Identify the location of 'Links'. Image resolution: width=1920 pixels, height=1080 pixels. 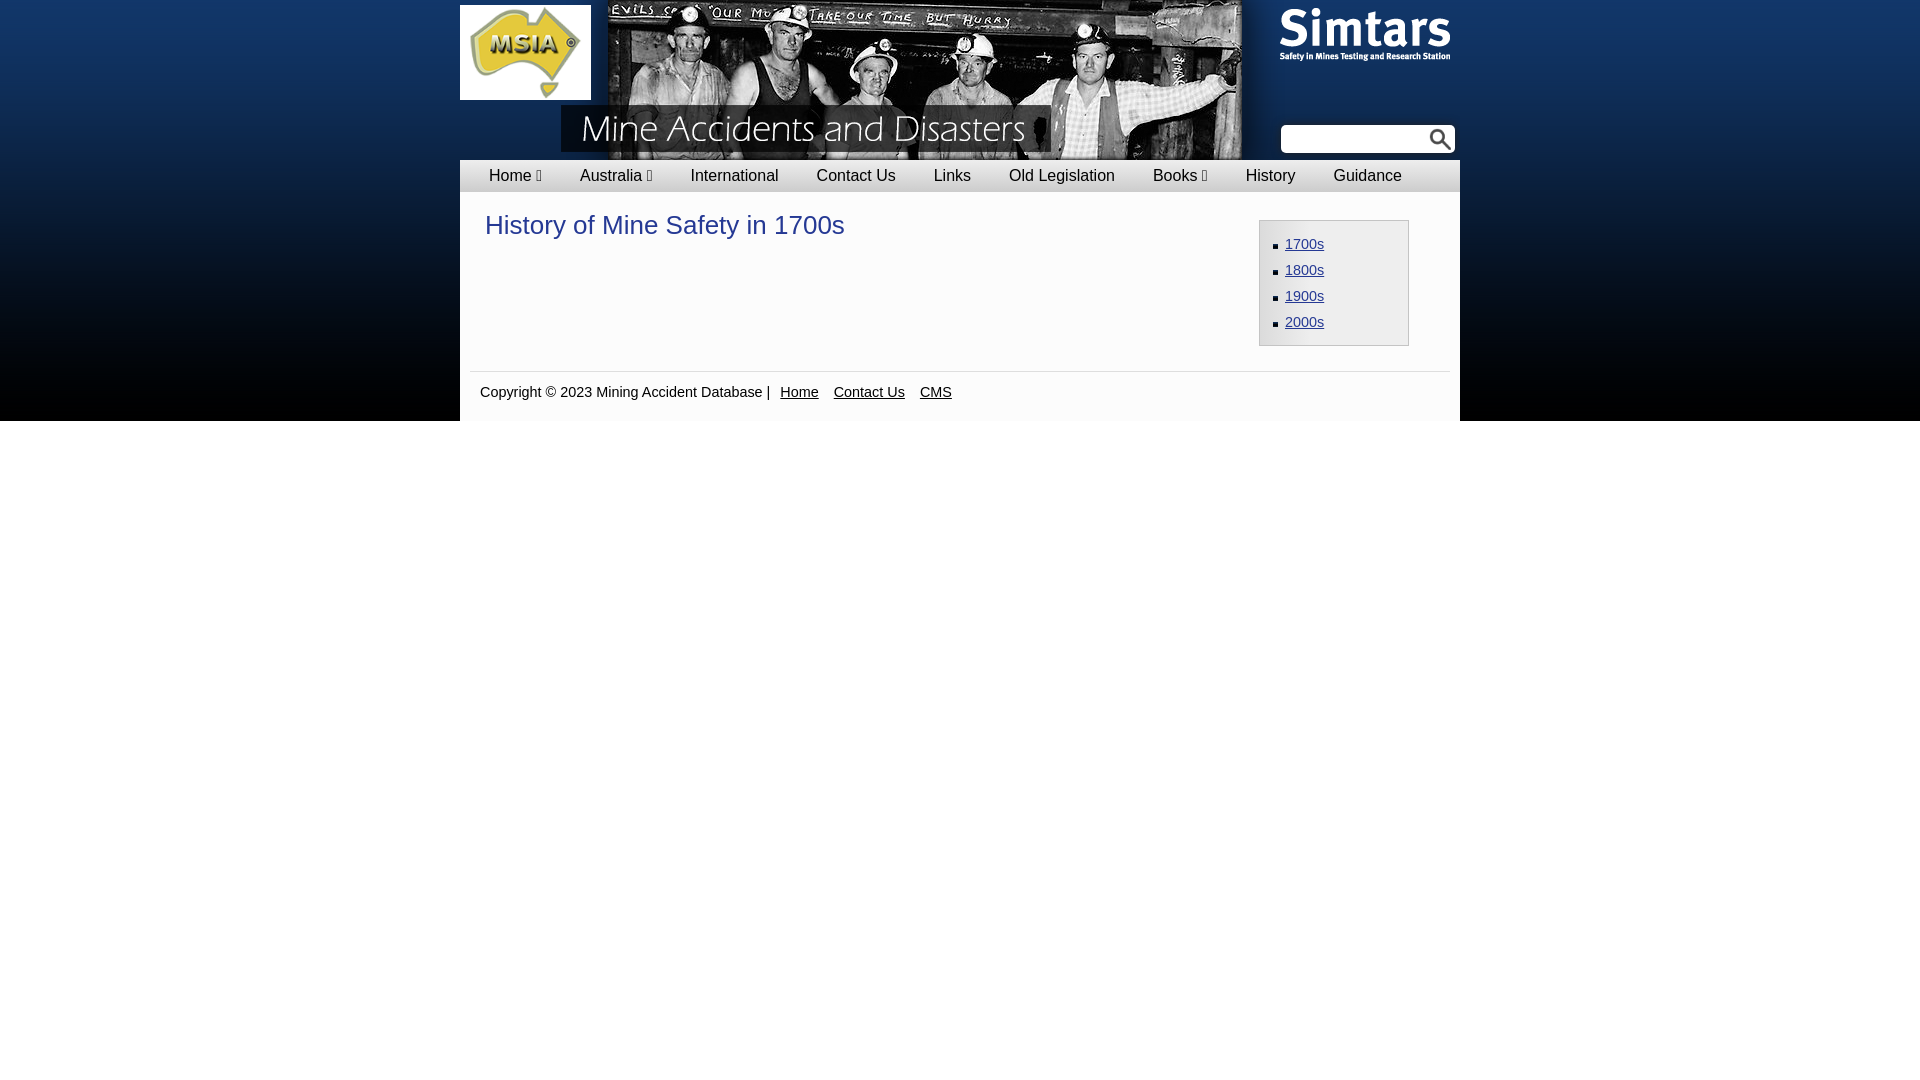
(933, 175).